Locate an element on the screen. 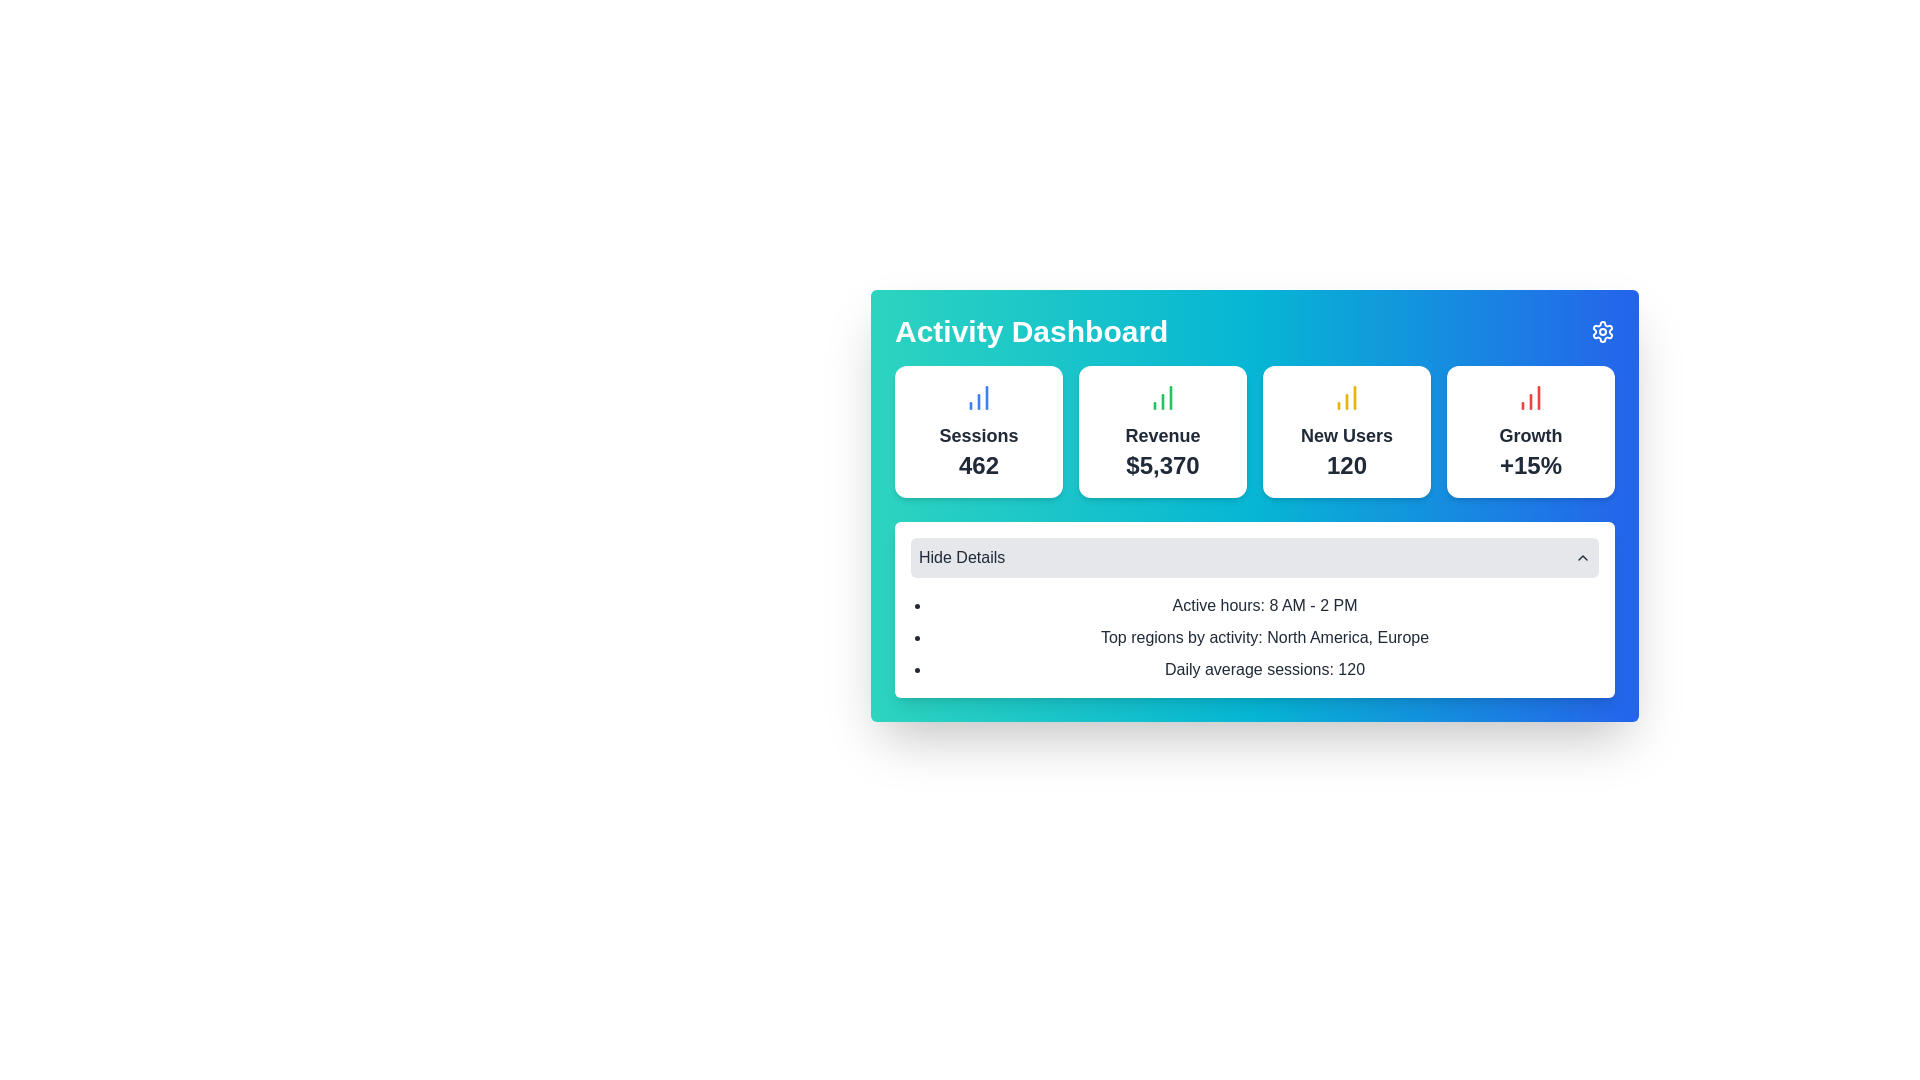 This screenshot has width=1920, height=1080. the Text Label that serves as the title for the 'Activity Dashboard' section, located at the upper-left corner of the card-like component is located at coordinates (1031, 330).